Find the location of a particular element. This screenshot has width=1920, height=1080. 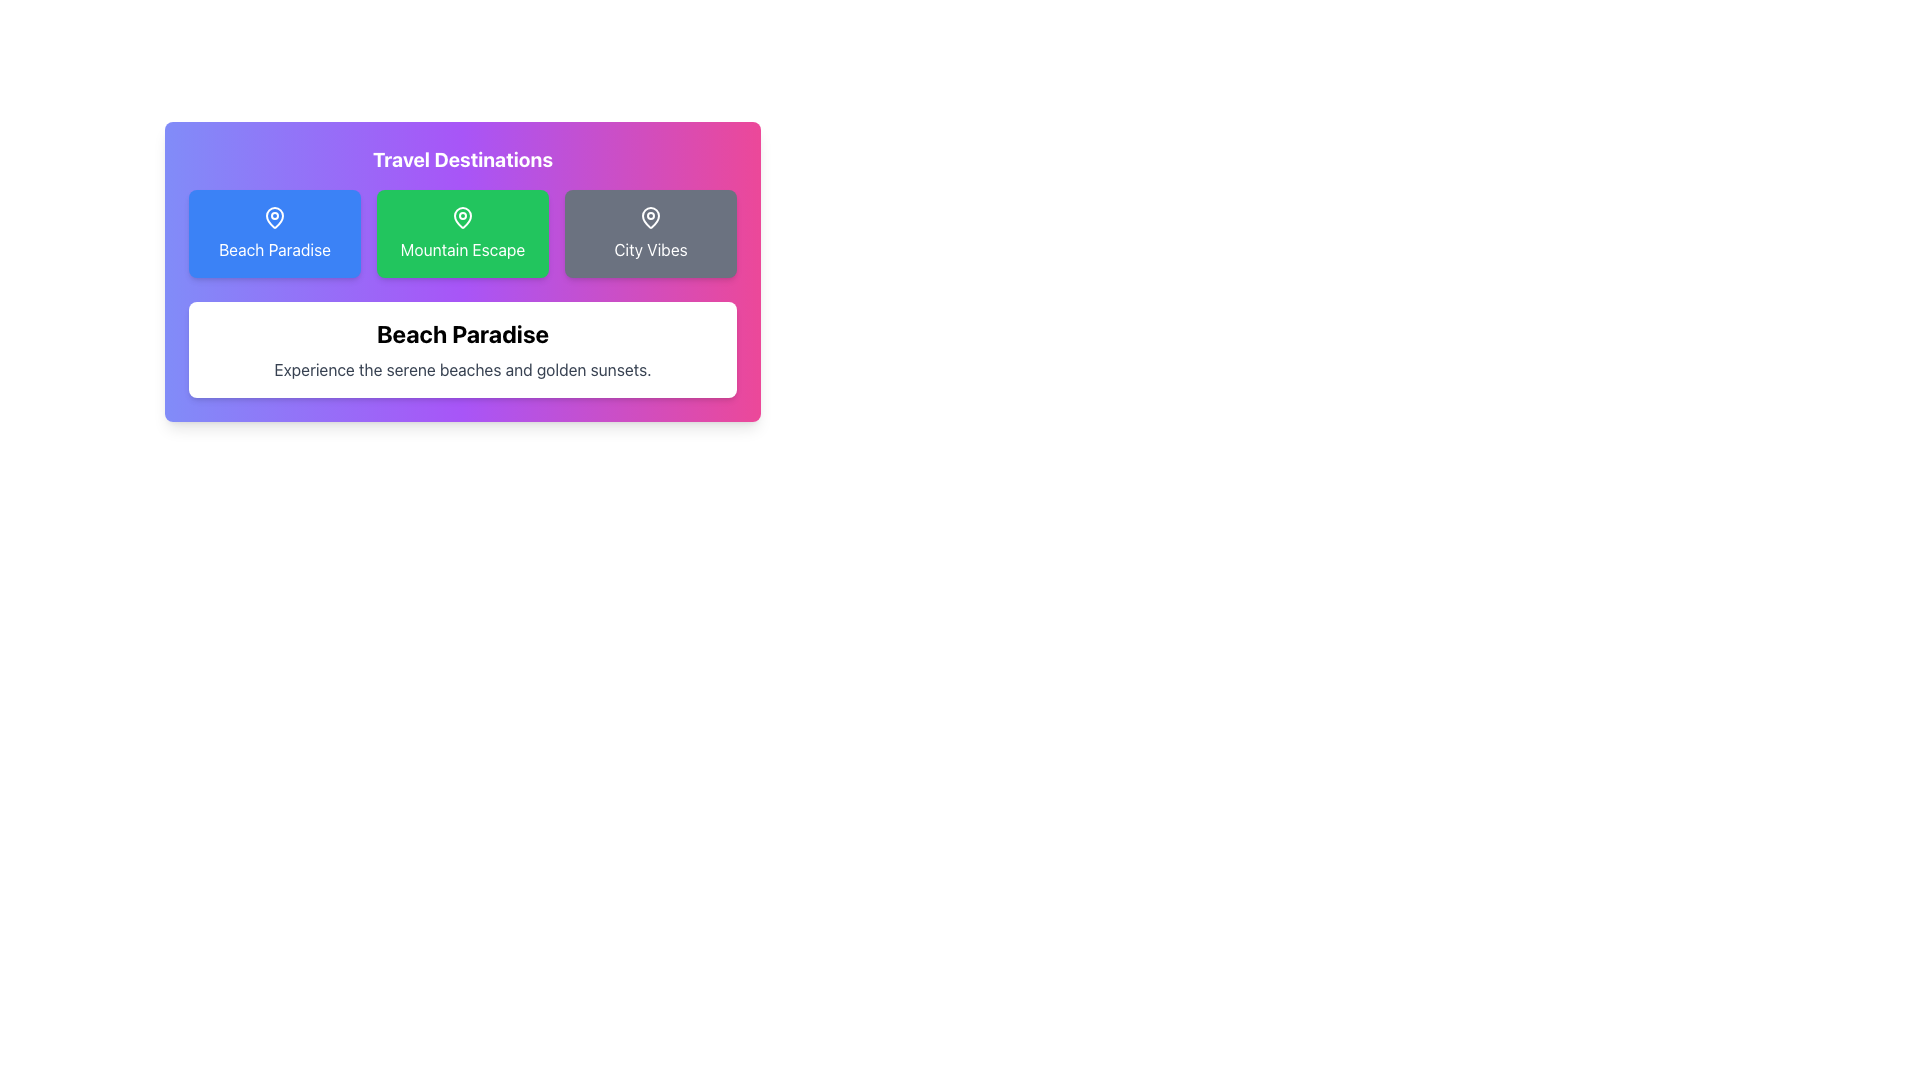

bold headline text 'Travel Destinations' which is styled in white against a gradient background, located at the center top of the themed card is located at coordinates (461, 158).